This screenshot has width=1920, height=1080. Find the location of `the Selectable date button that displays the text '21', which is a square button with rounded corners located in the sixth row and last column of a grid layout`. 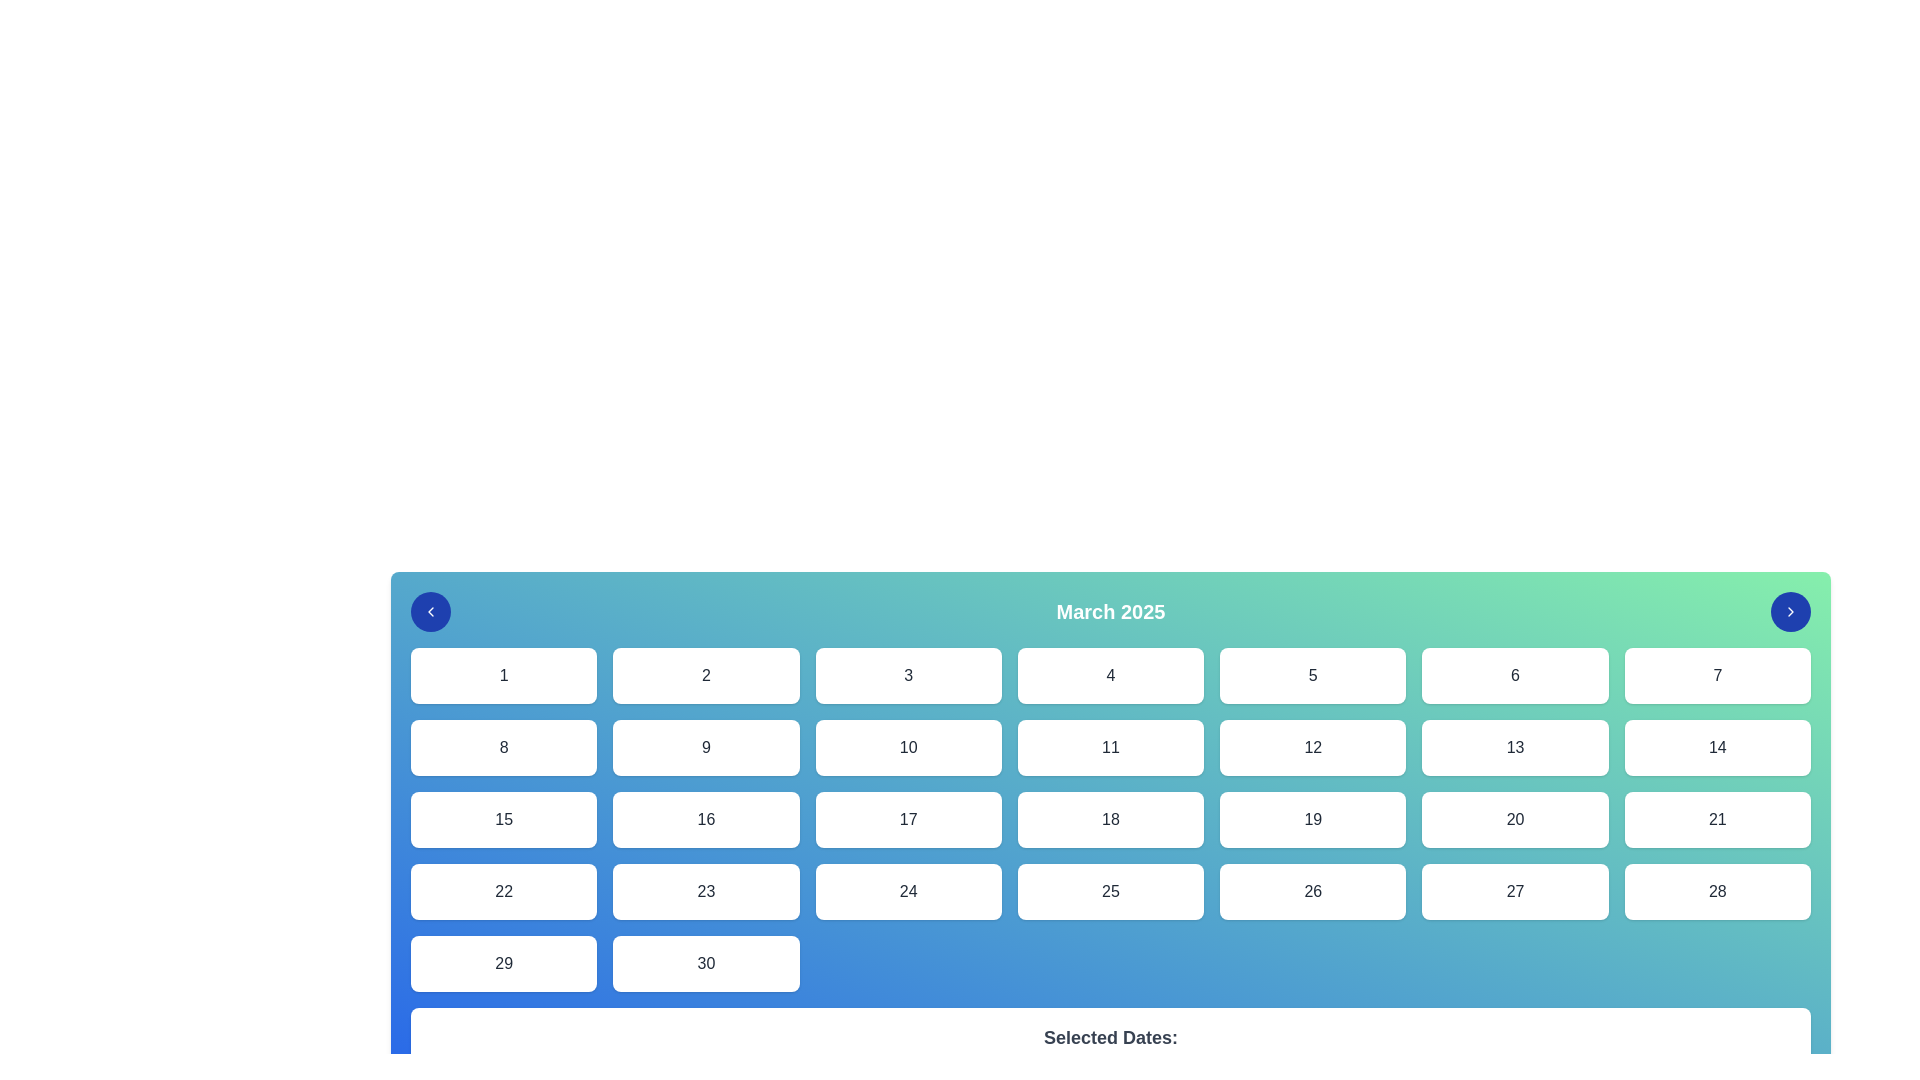

the Selectable date button that displays the text '21', which is a square button with rounded corners located in the sixth row and last column of a grid layout is located at coordinates (1716, 820).